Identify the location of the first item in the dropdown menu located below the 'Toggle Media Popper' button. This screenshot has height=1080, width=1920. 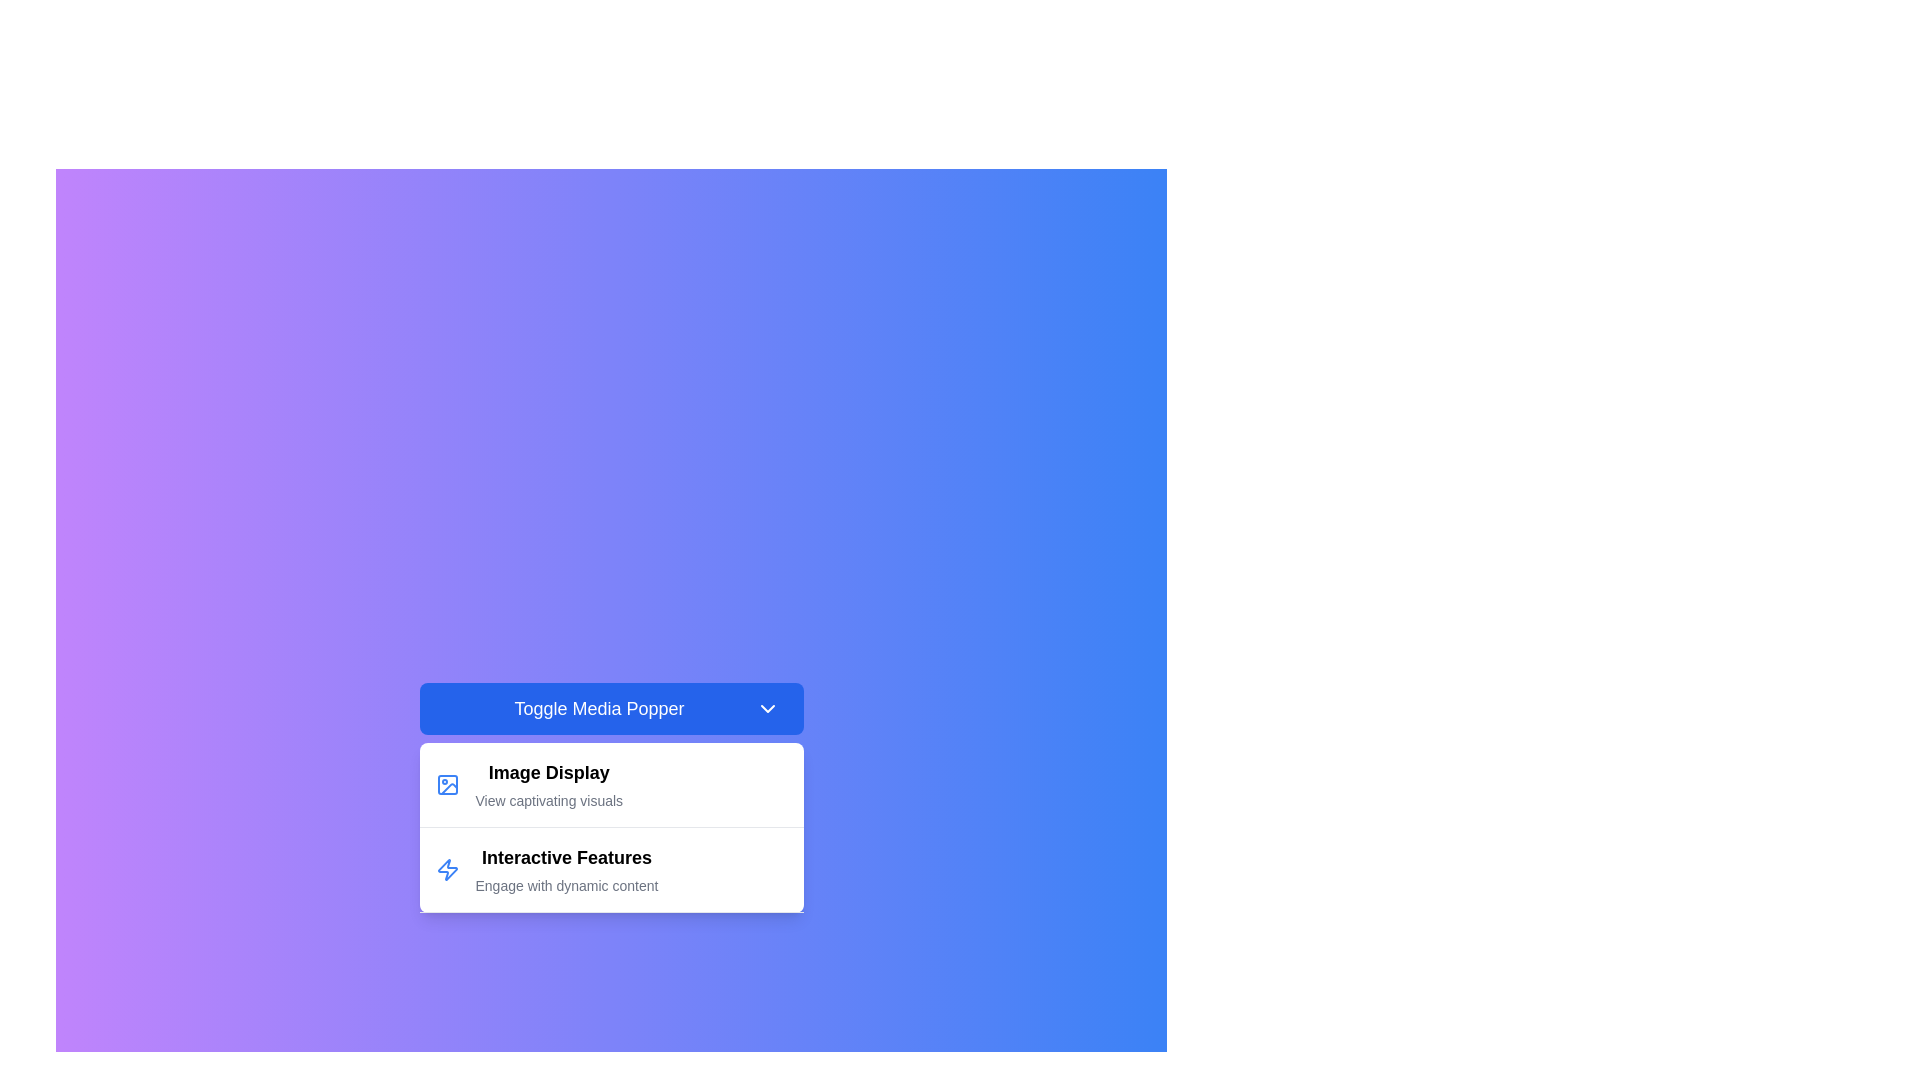
(610, 784).